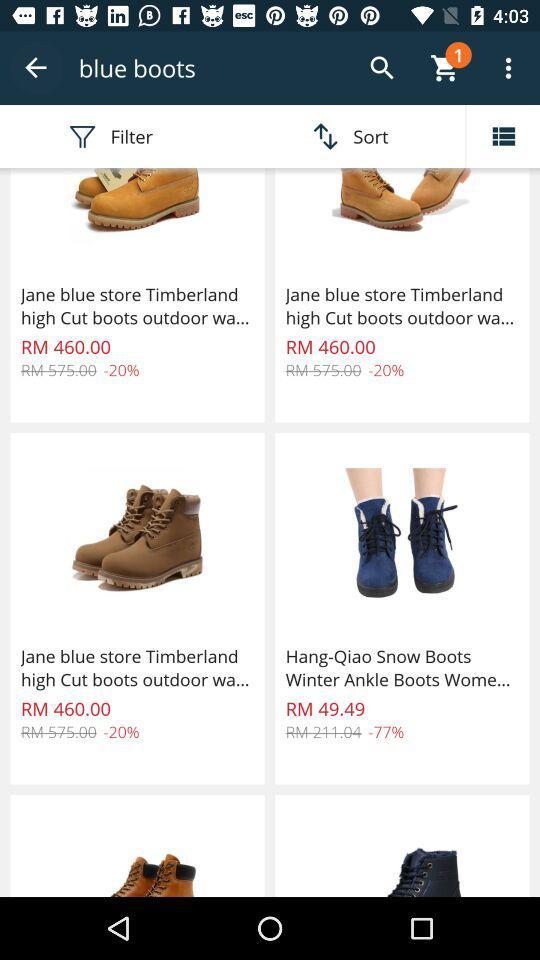 Image resolution: width=540 pixels, height=960 pixels. I want to click on the list icon, so click(502, 135).